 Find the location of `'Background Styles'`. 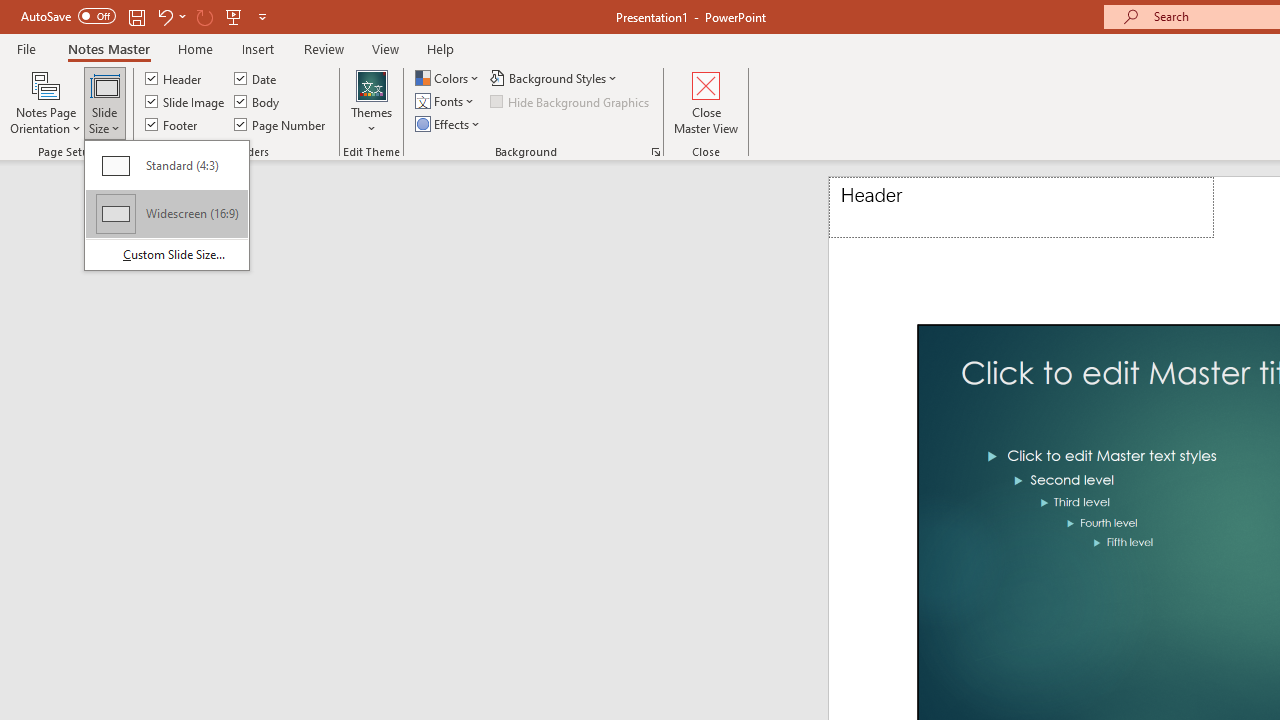

'Background Styles' is located at coordinates (555, 77).